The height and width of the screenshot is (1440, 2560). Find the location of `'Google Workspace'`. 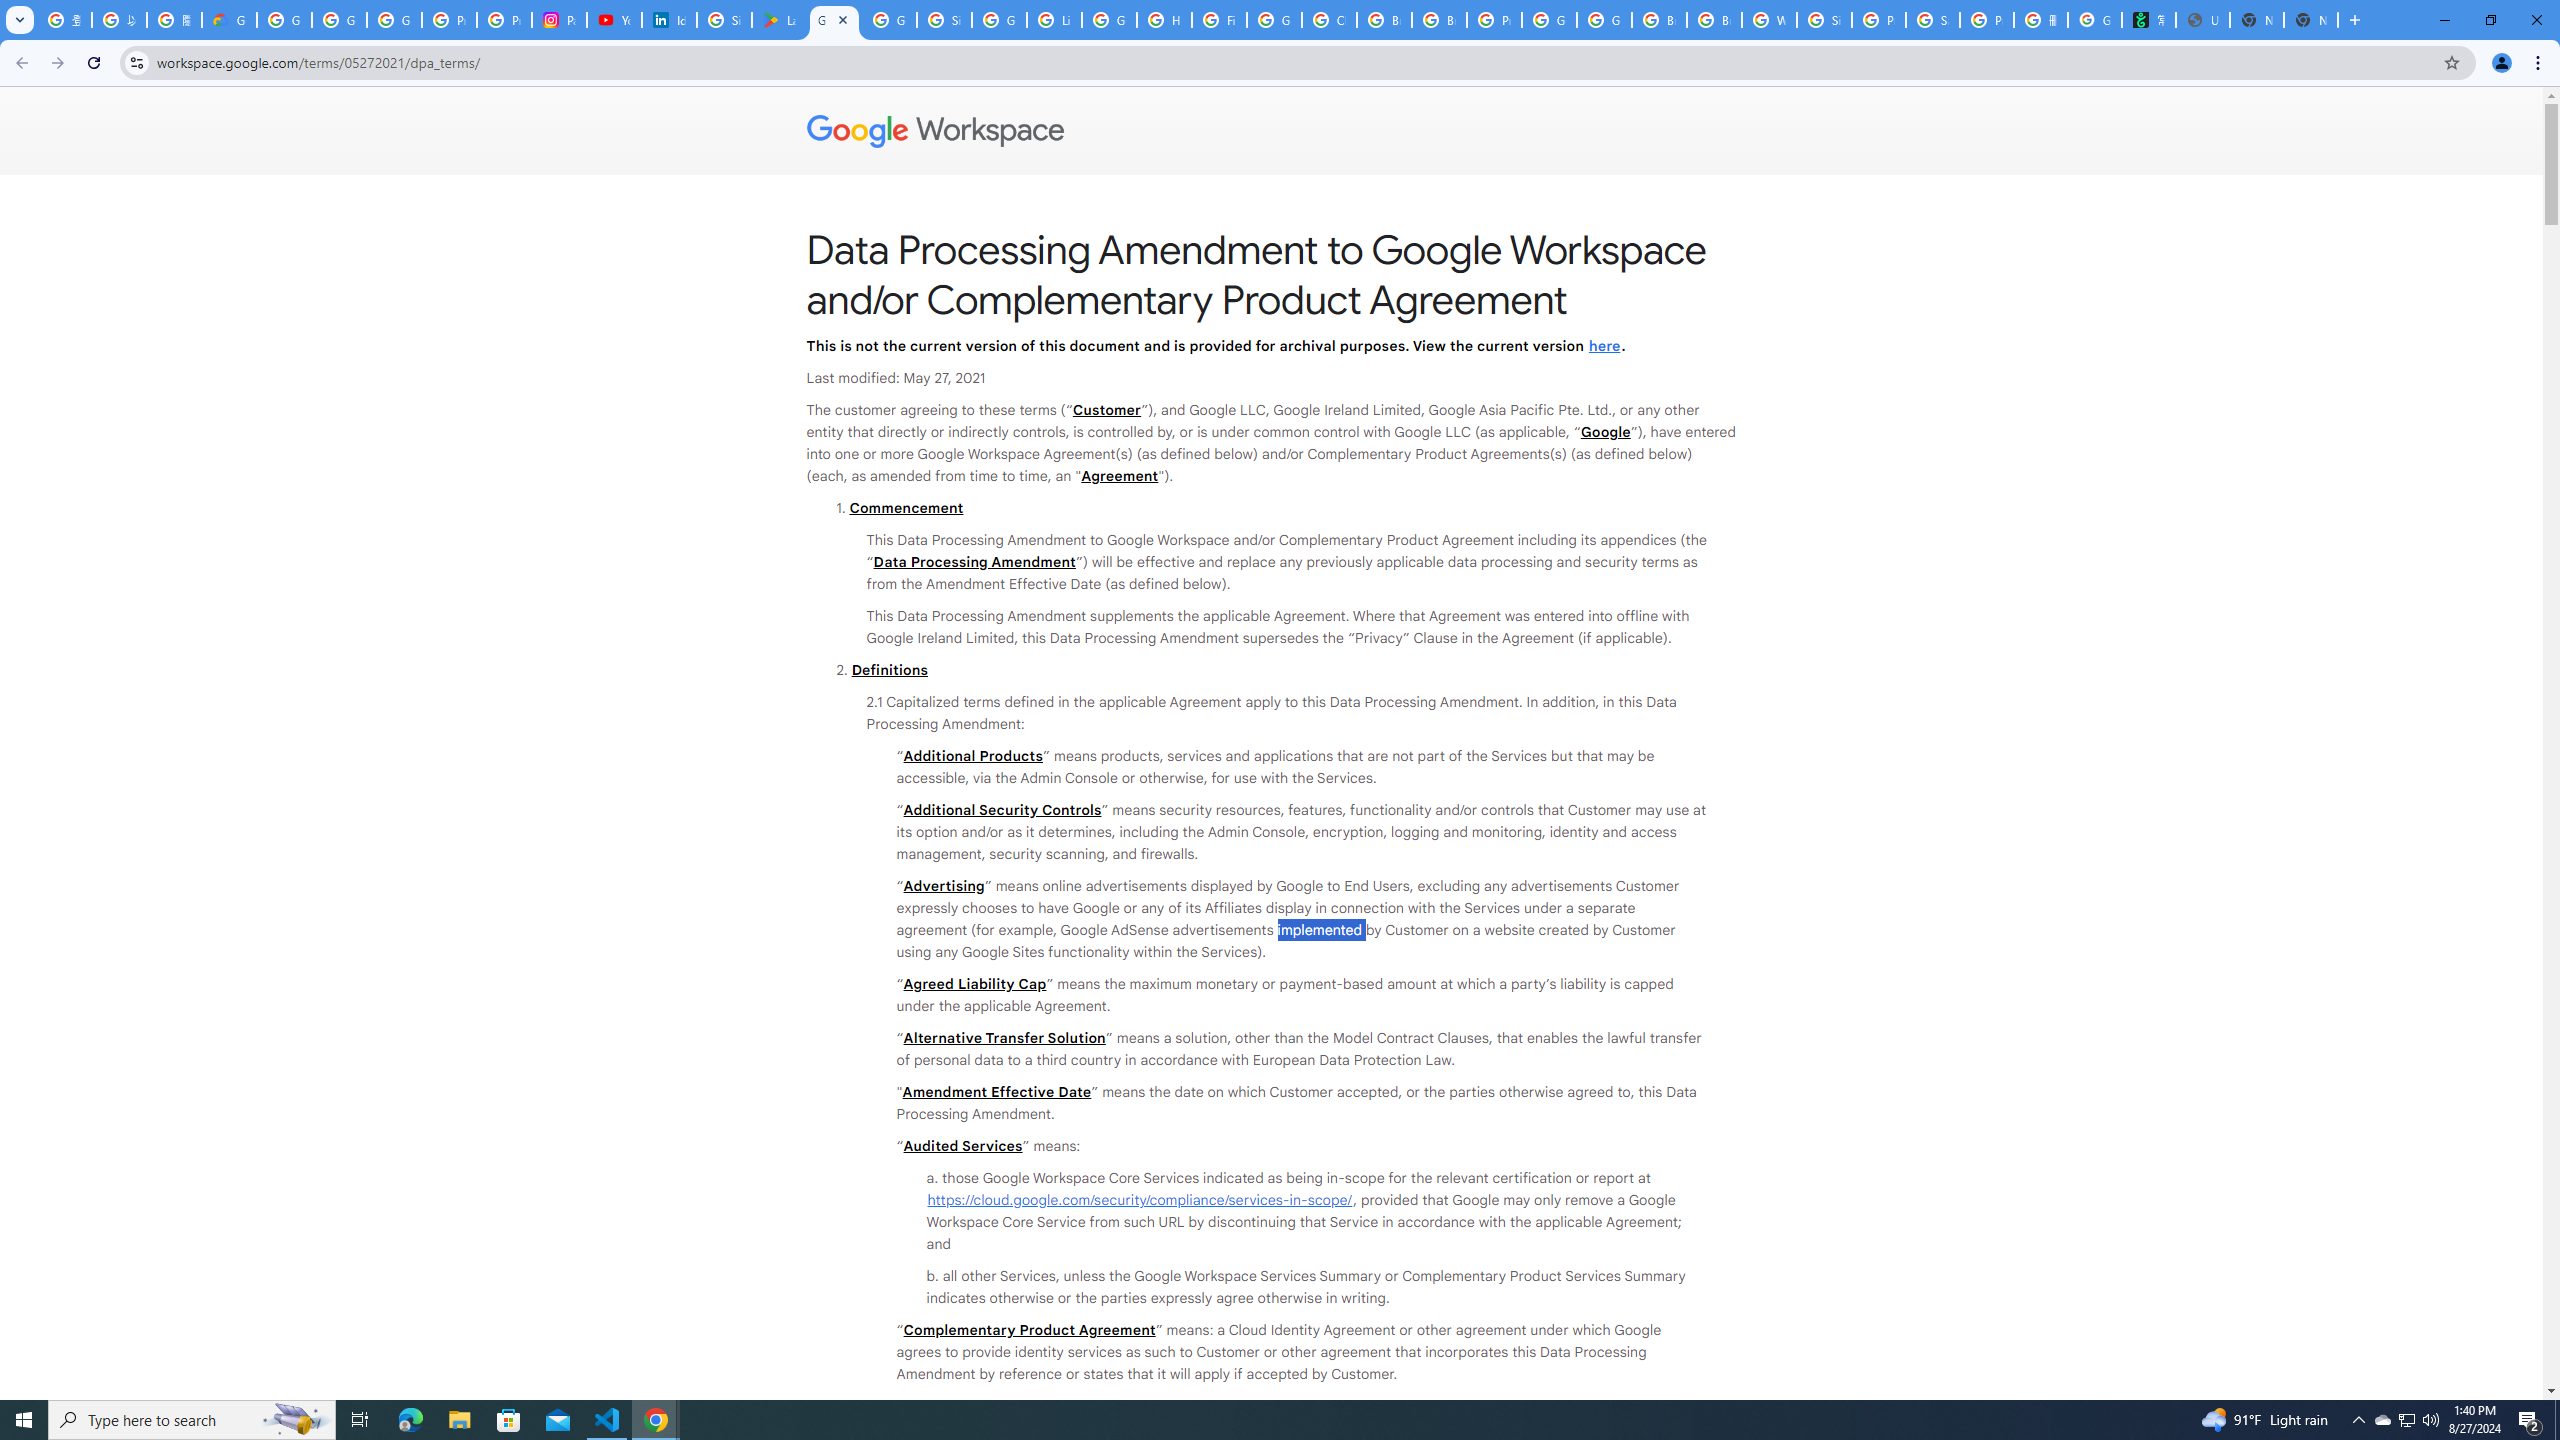

'Google Workspace' is located at coordinates (1271, 130).